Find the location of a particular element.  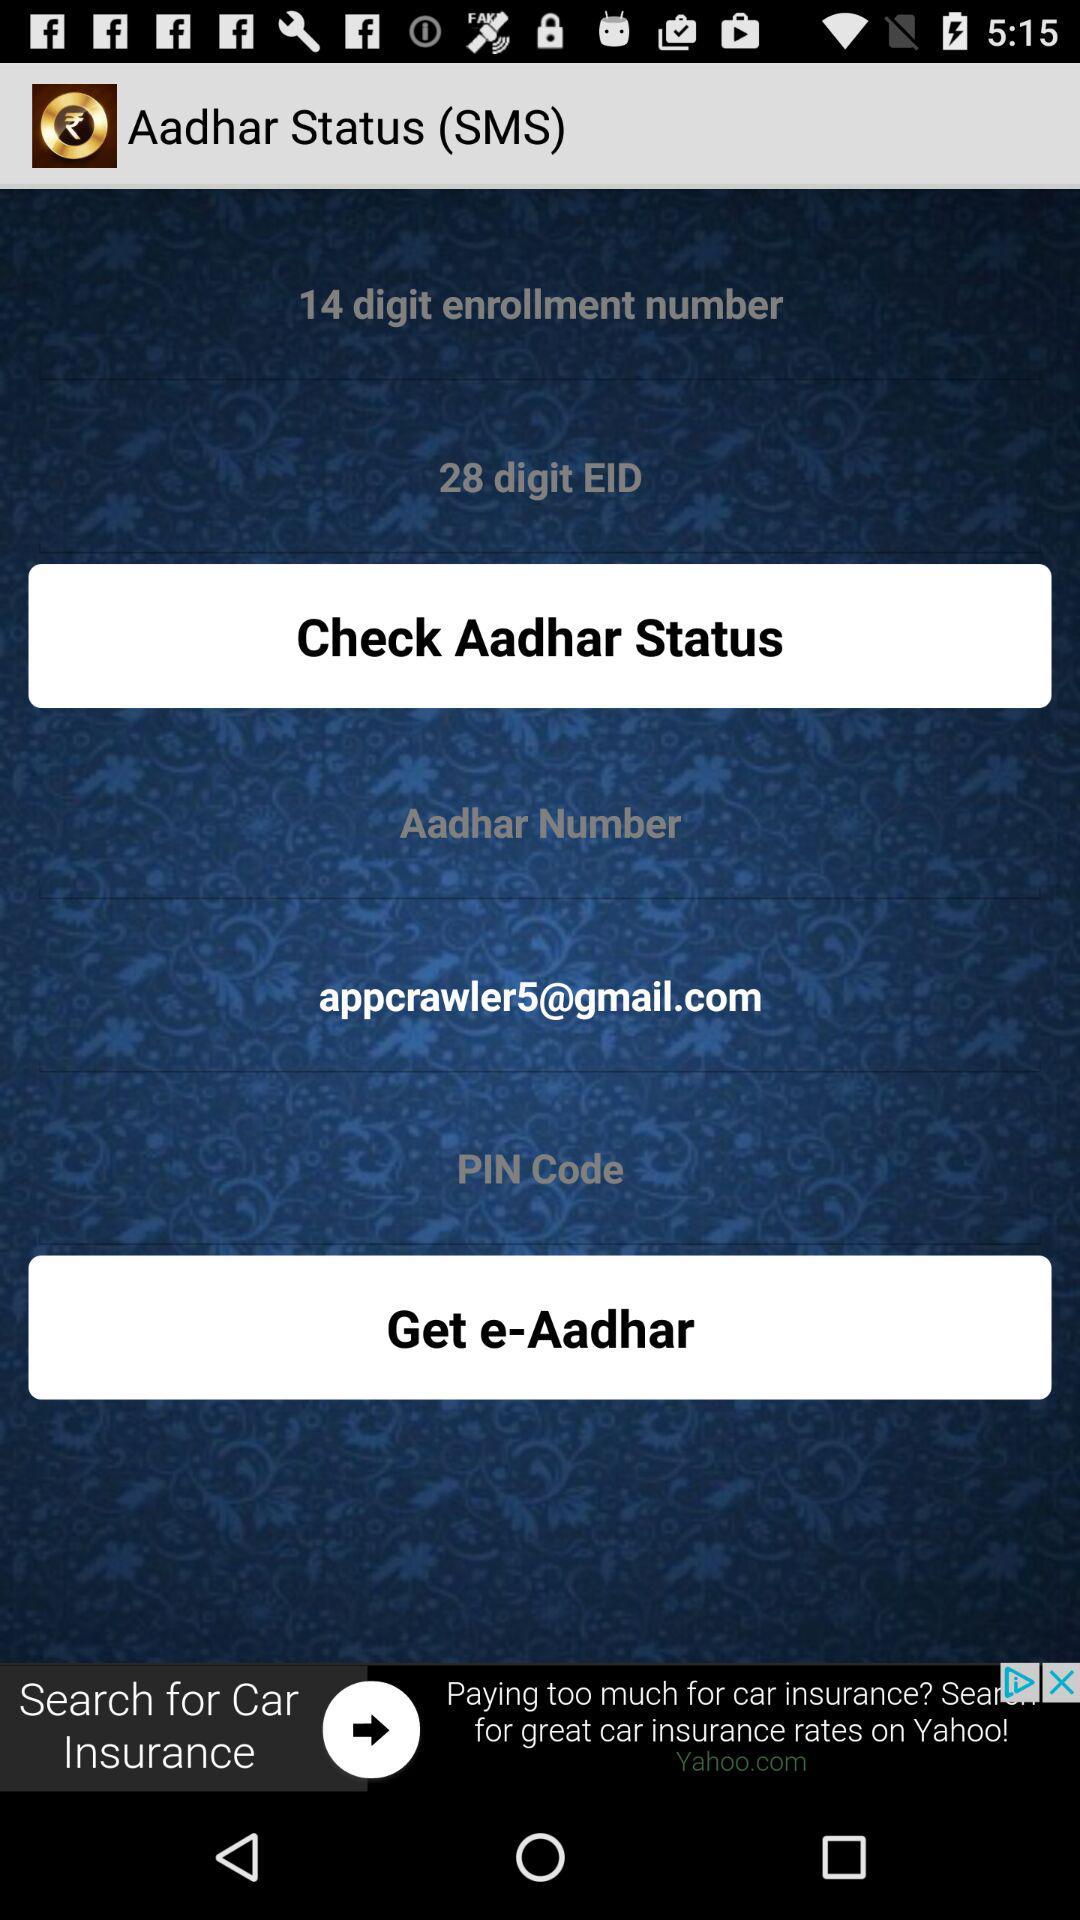

28 digit code is located at coordinates (540, 476).